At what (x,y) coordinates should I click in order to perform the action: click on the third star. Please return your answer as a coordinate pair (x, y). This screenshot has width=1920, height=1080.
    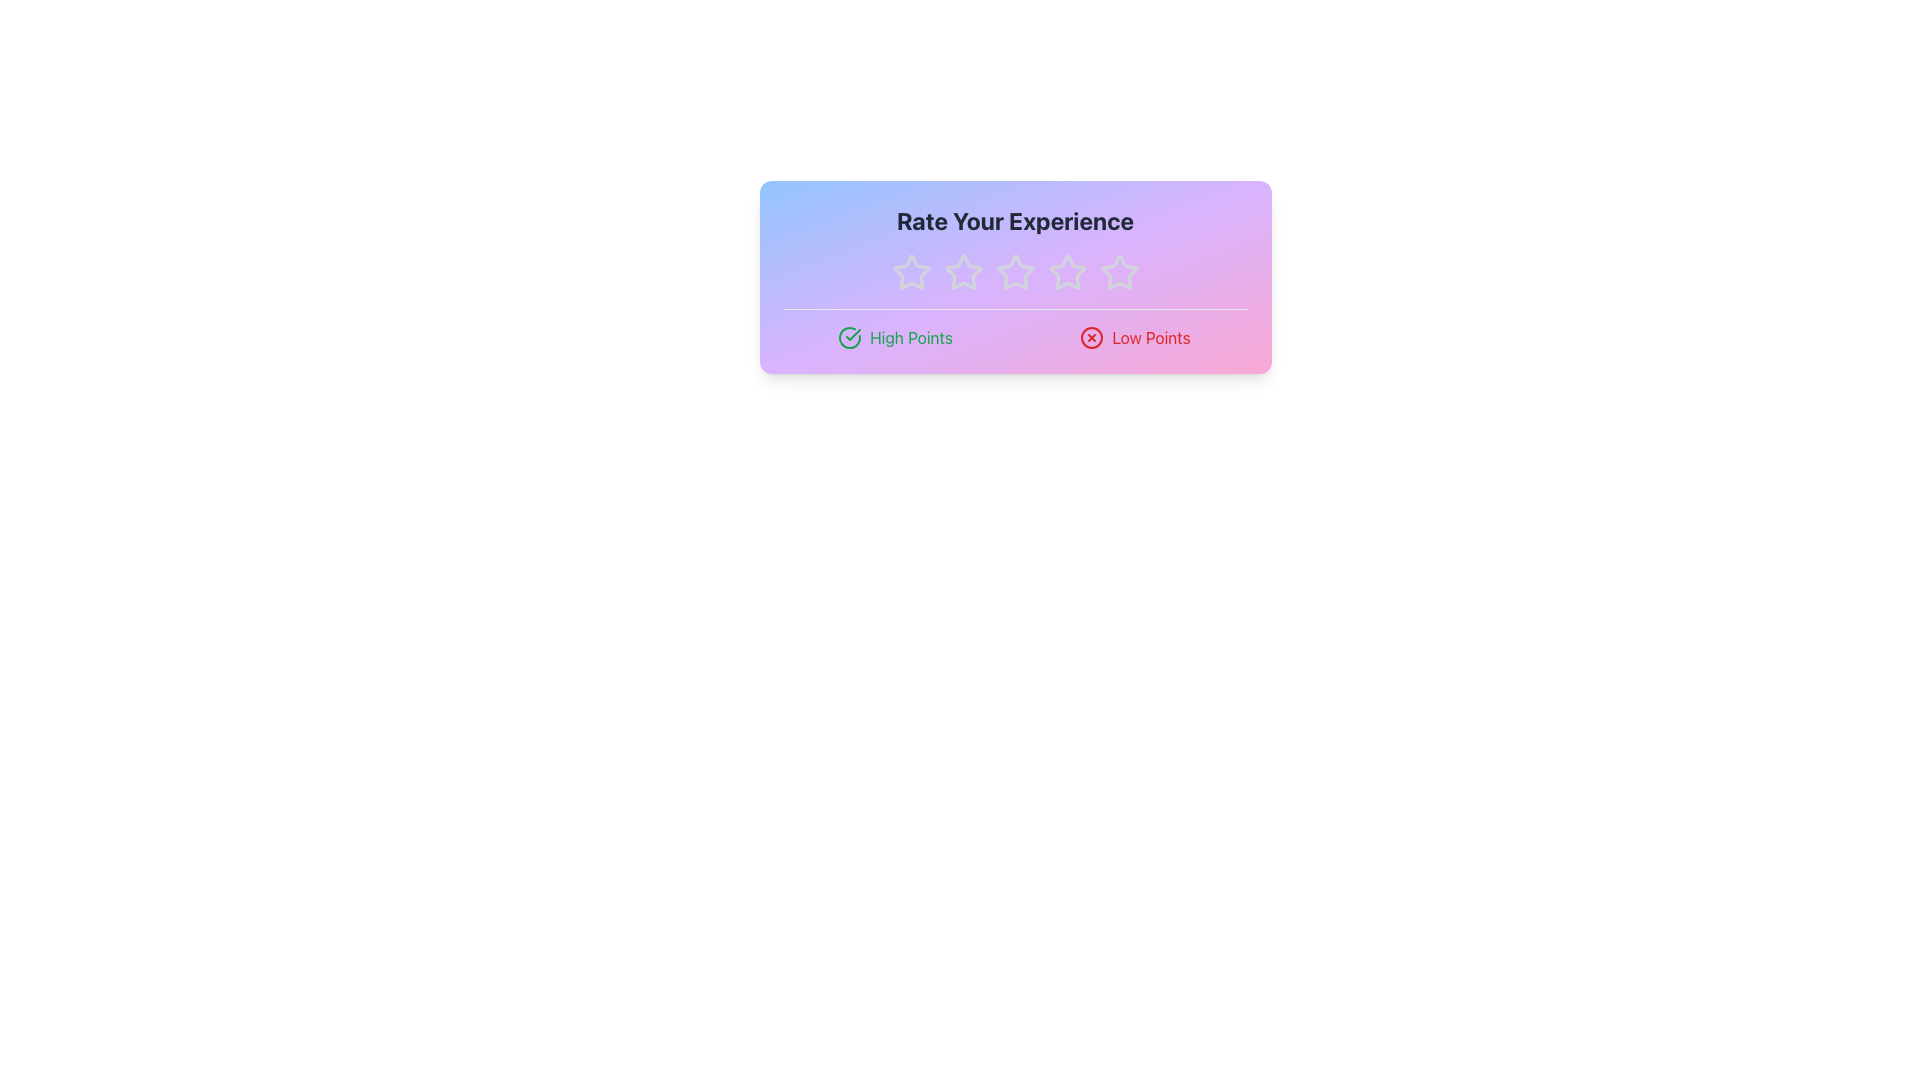
    Looking at the image, I should click on (1015, 272).